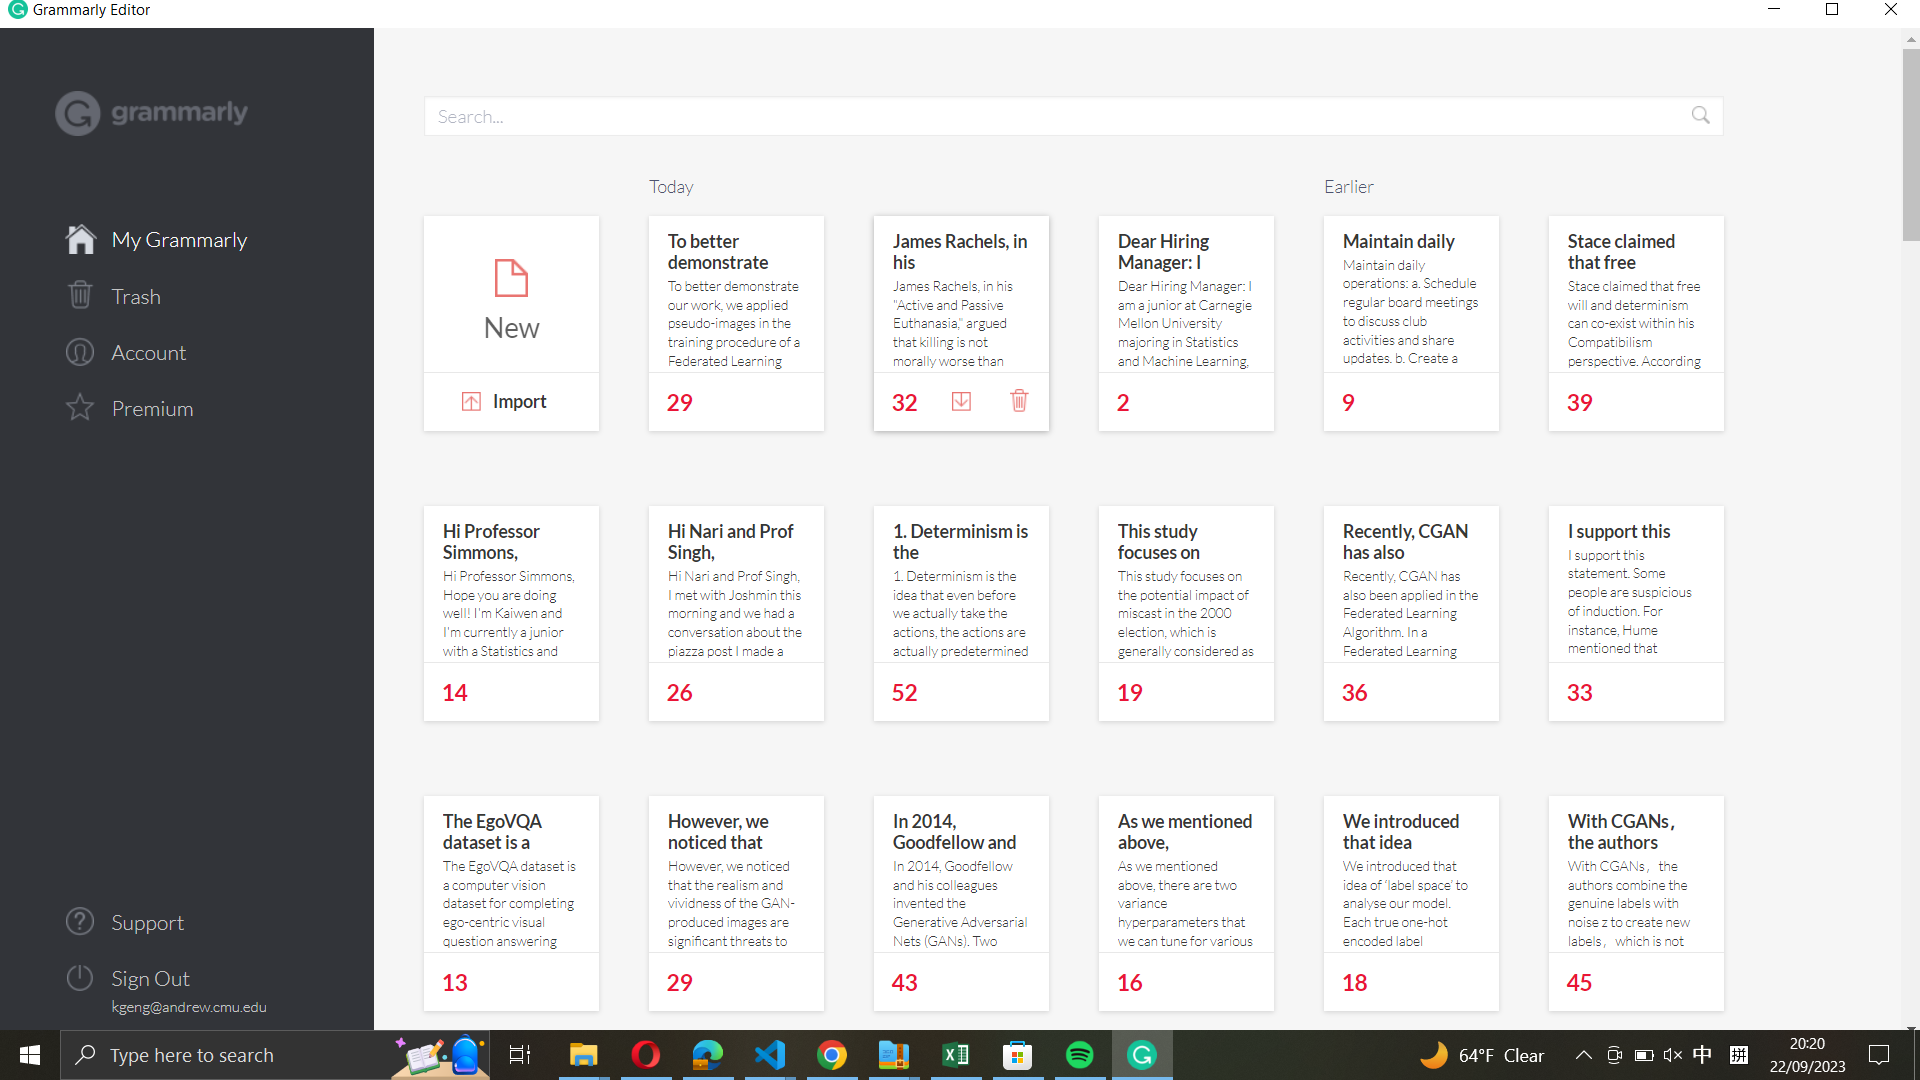 This screenshot has height=1080, width=1920. What do you see at coordinates (735, 583) in the screenshot?
I see `Create a note dedicated to Nari Prof Singh` at bounding box center [735, 583].